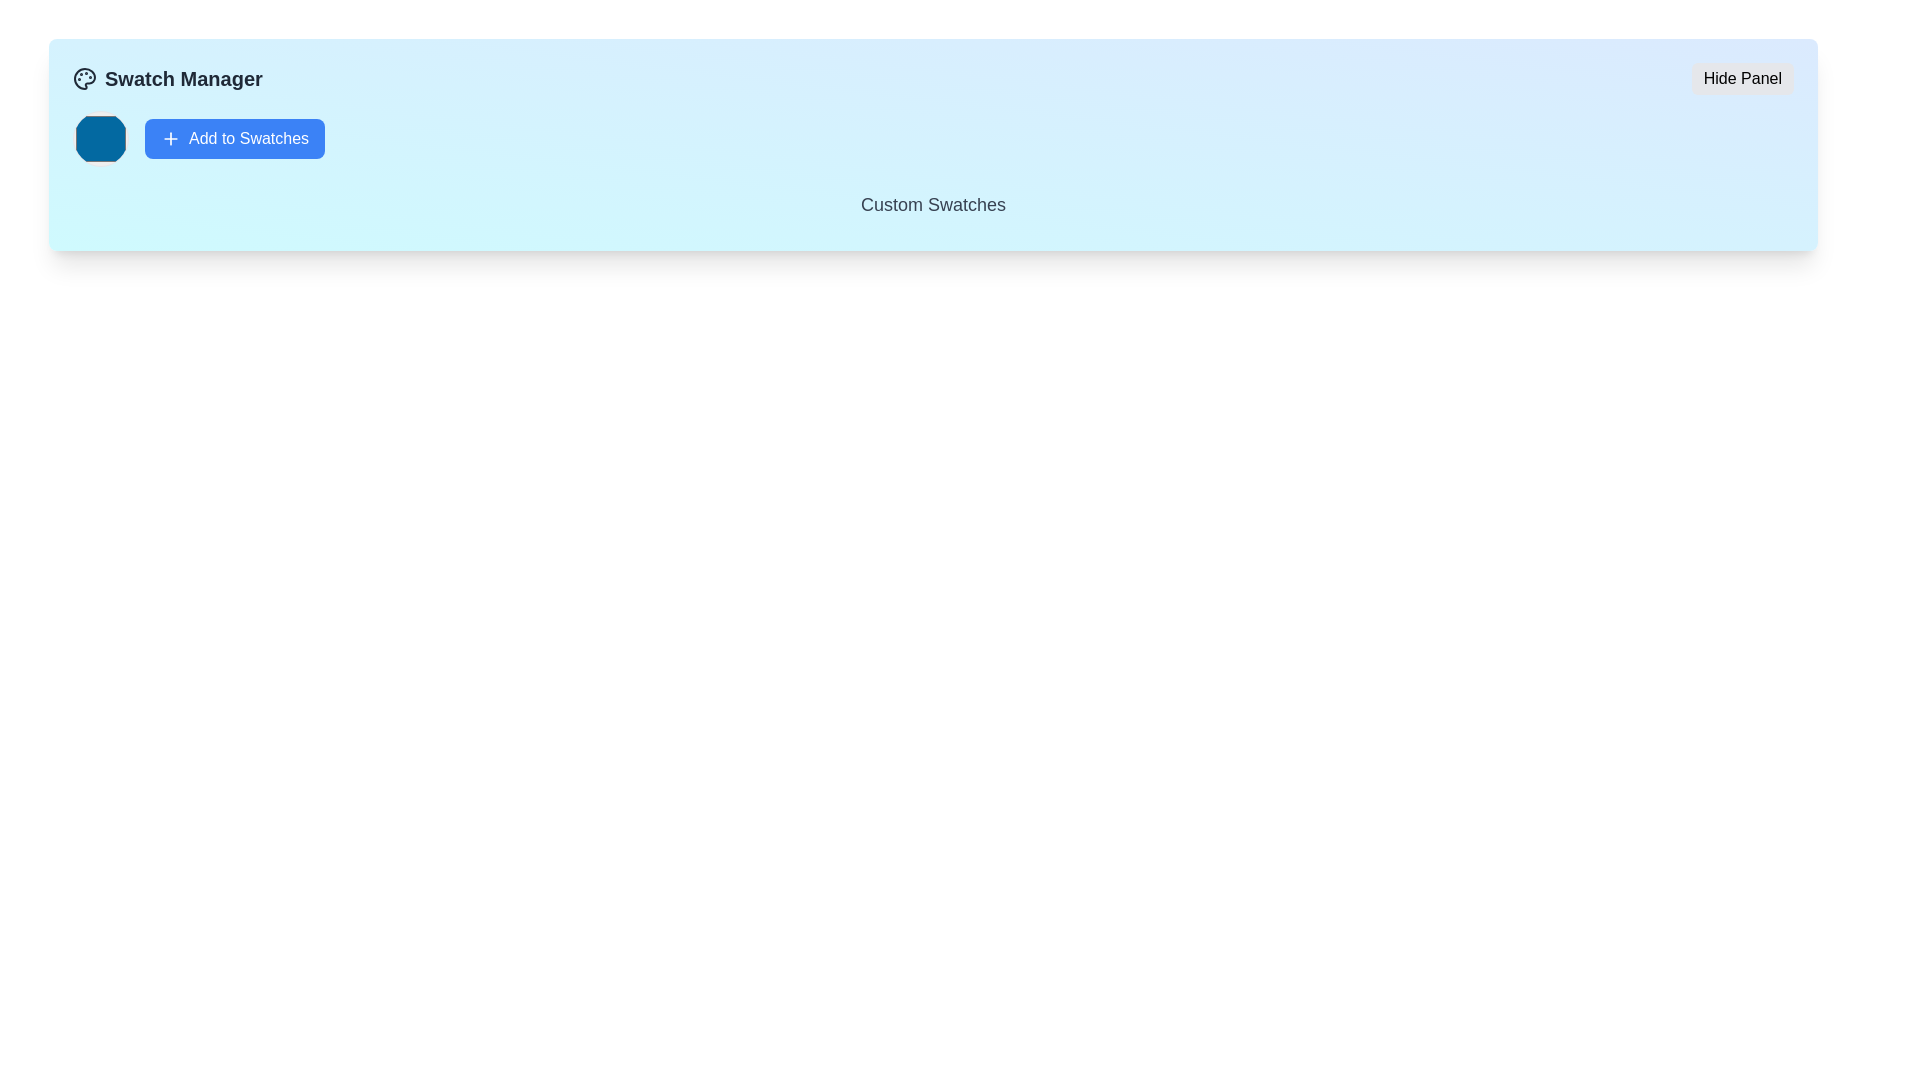  What do you see at coordinates (932, 204) in the screenshot?
I see `the text label displaying 'Custom Swatches', which is centered horizontally below the 'Add to Swatches' button and has a bold gray font on a light blue background` at bounding box center [932, 204].